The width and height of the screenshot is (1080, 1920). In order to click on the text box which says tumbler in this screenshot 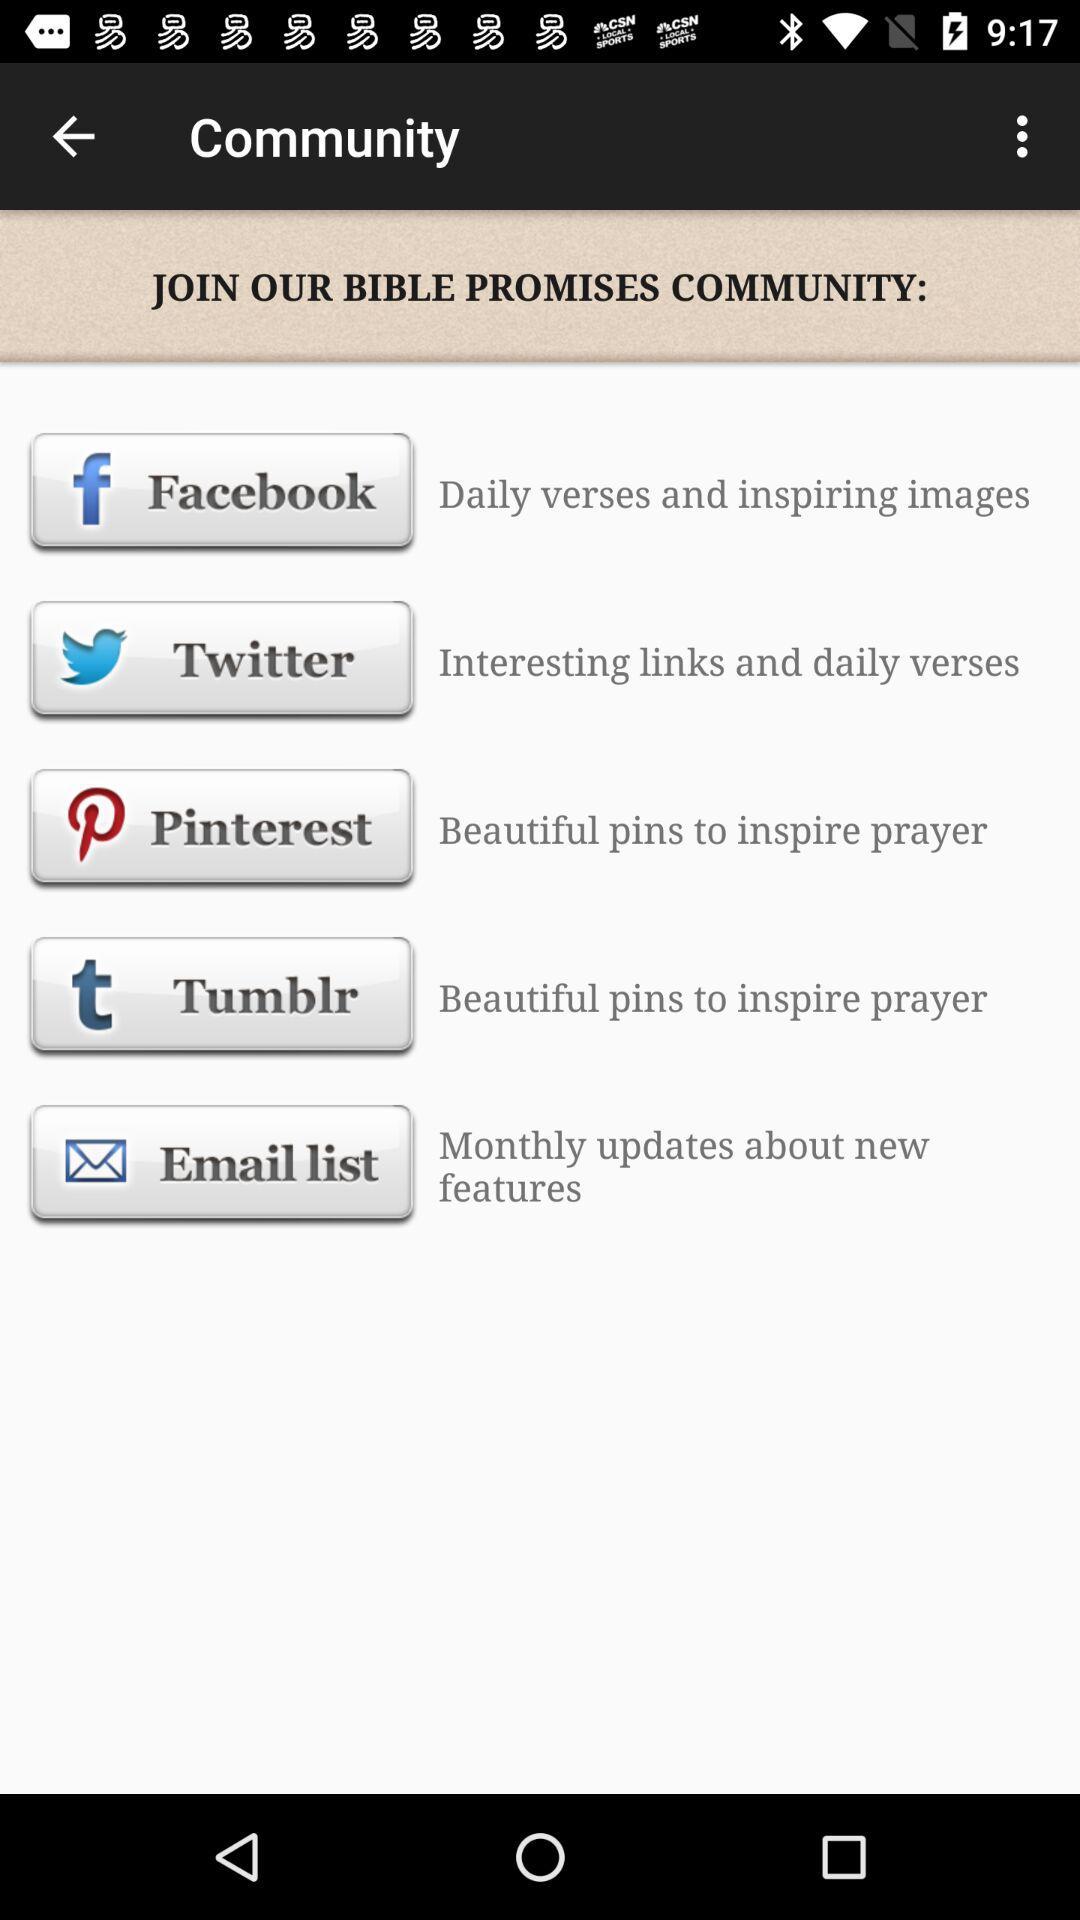, I will do `click(222, 998)`.